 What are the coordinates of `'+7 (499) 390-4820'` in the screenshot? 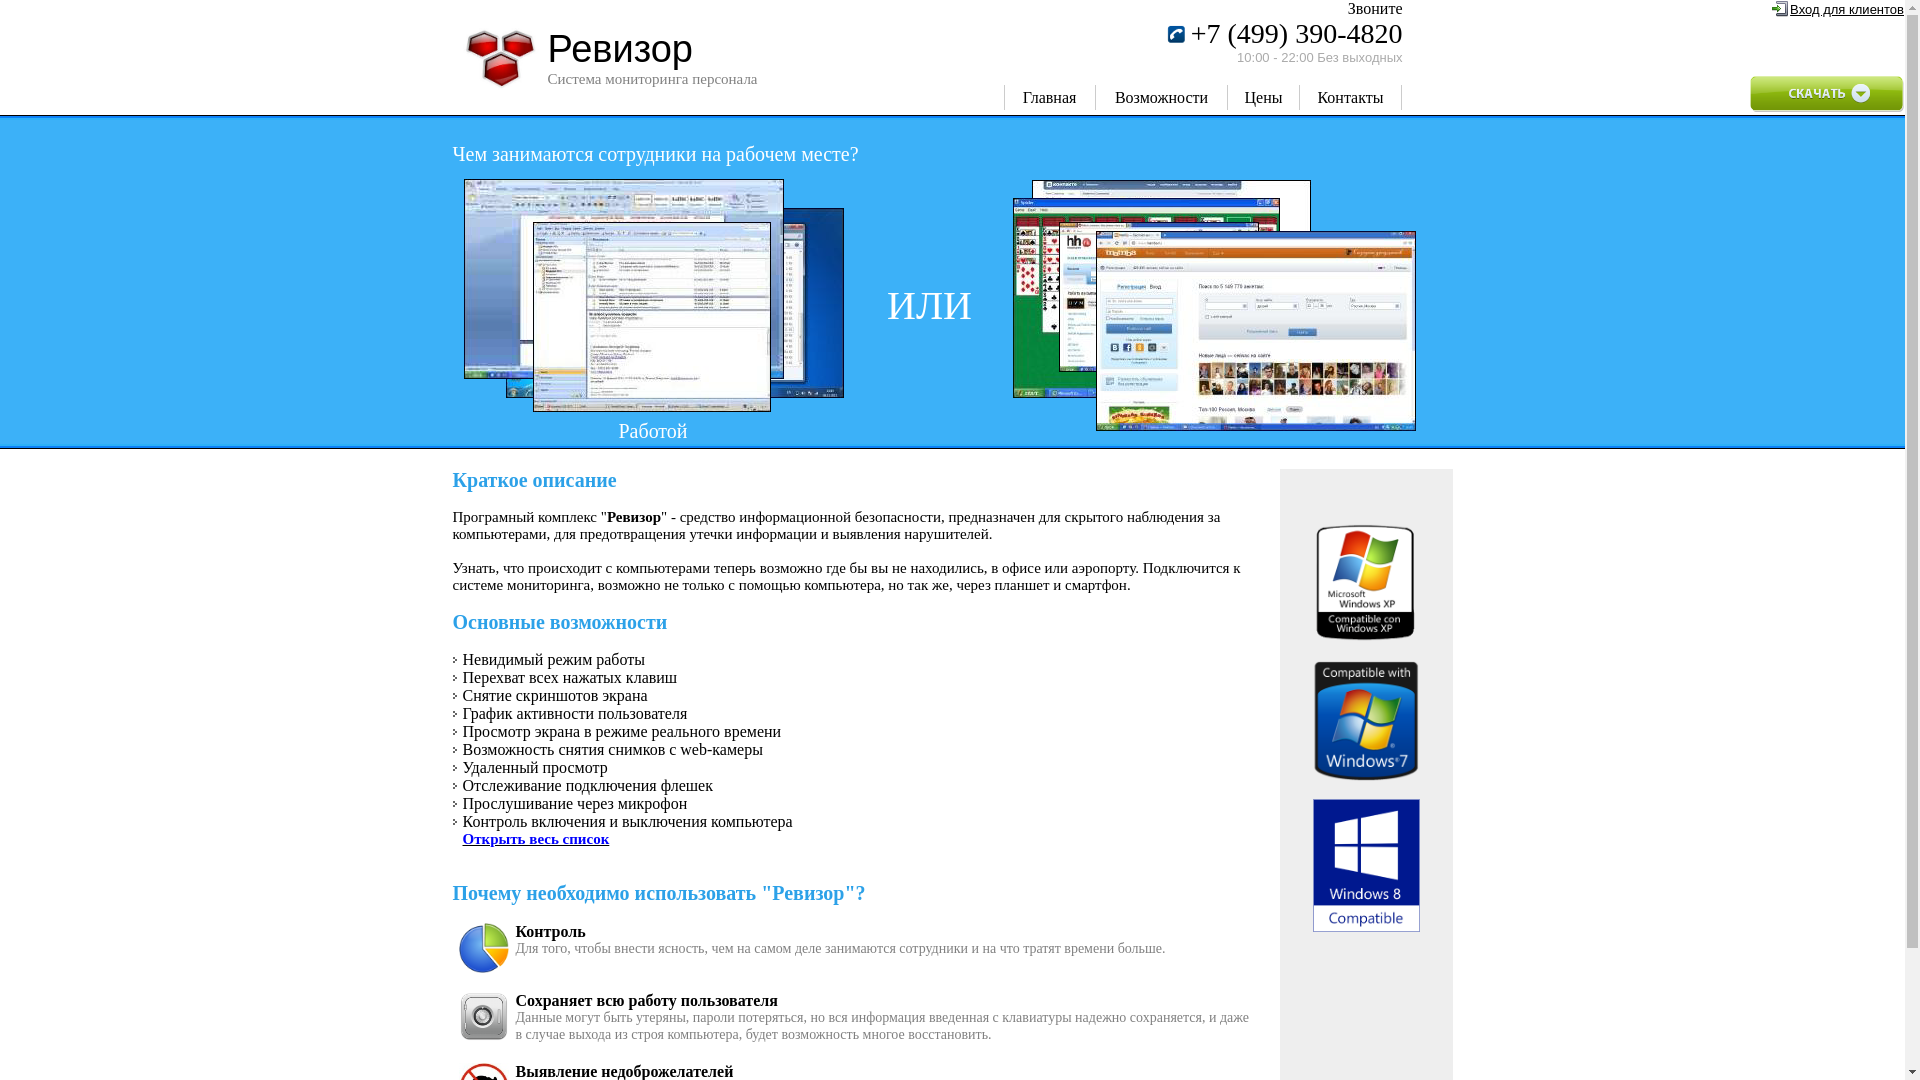 It's located at (1296, 37).